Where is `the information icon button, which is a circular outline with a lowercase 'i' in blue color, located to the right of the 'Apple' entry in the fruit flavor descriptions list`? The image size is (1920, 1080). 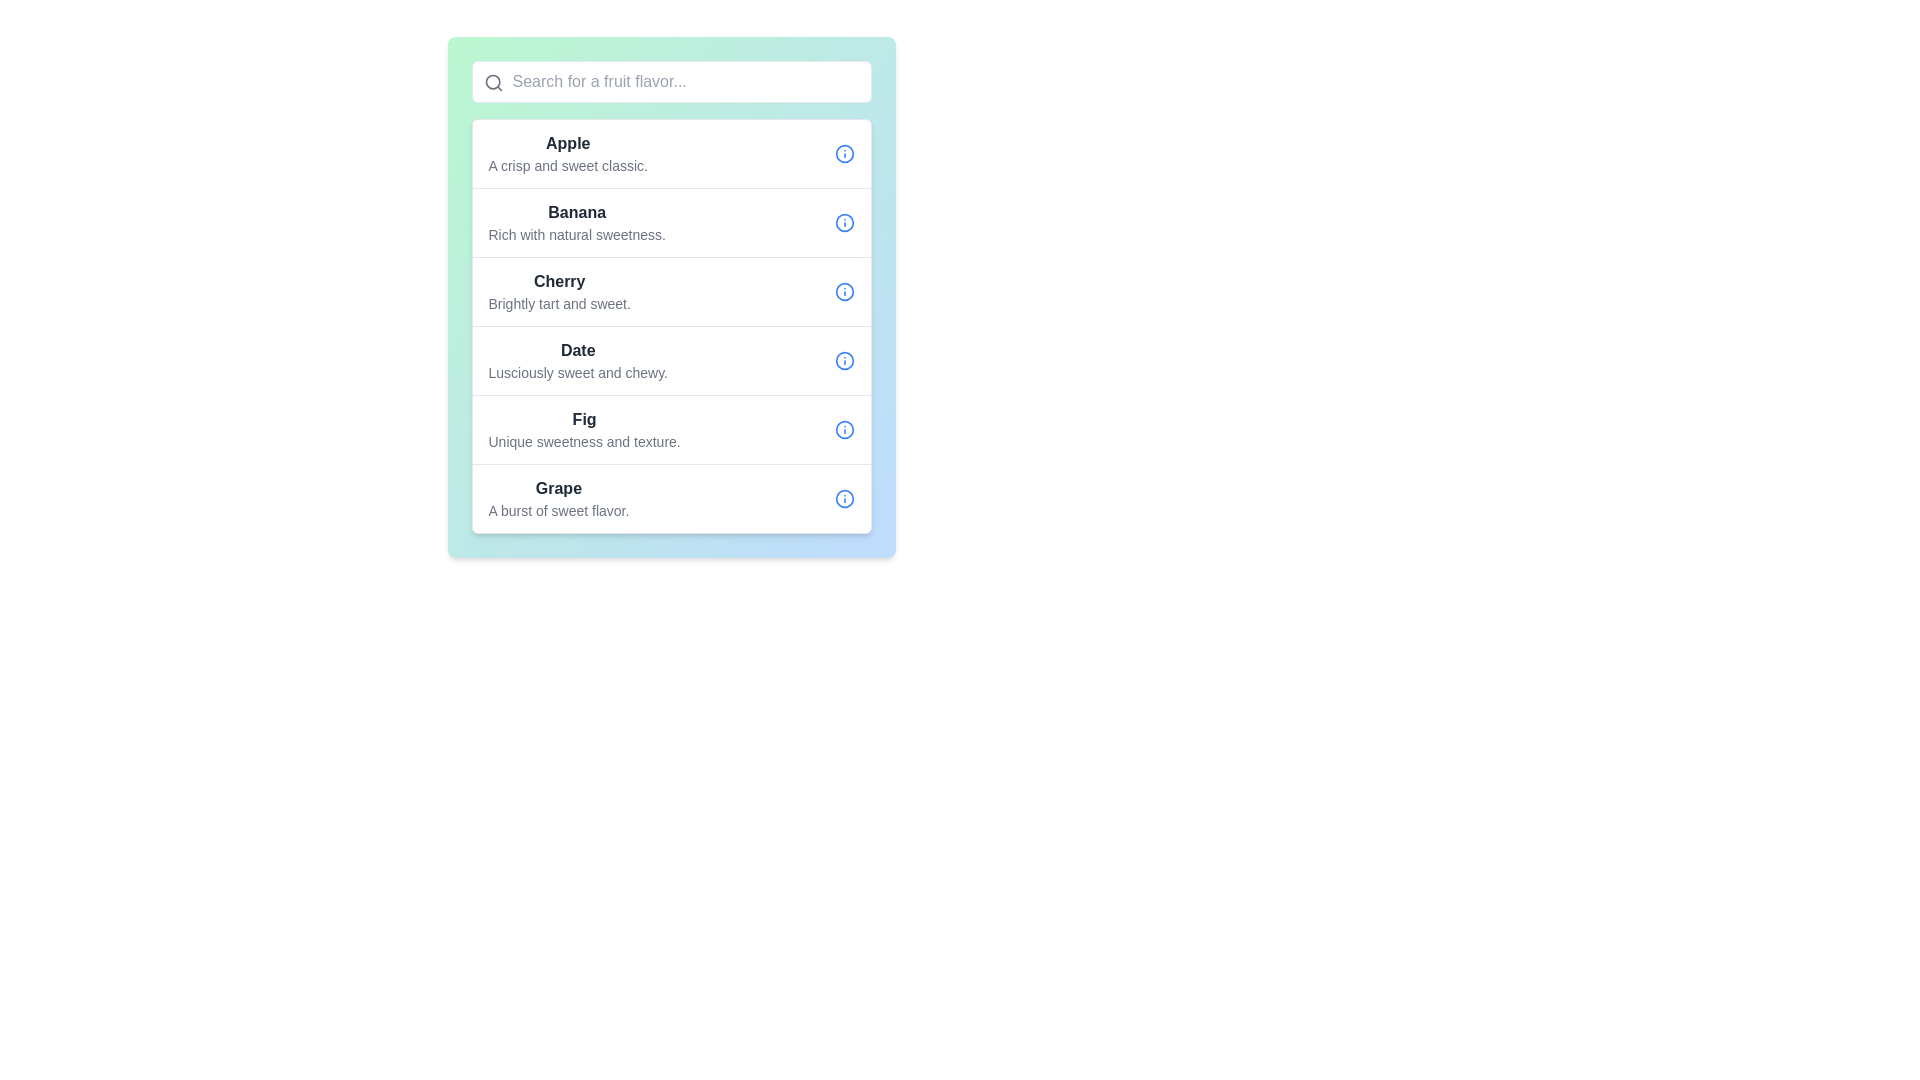
the information icon button, which is a circular outline with a lowercase 'i' in blue color, located to the right of the 'Apple' entry in the fruit flavor descriptions list is located at coordinates (844, 153).